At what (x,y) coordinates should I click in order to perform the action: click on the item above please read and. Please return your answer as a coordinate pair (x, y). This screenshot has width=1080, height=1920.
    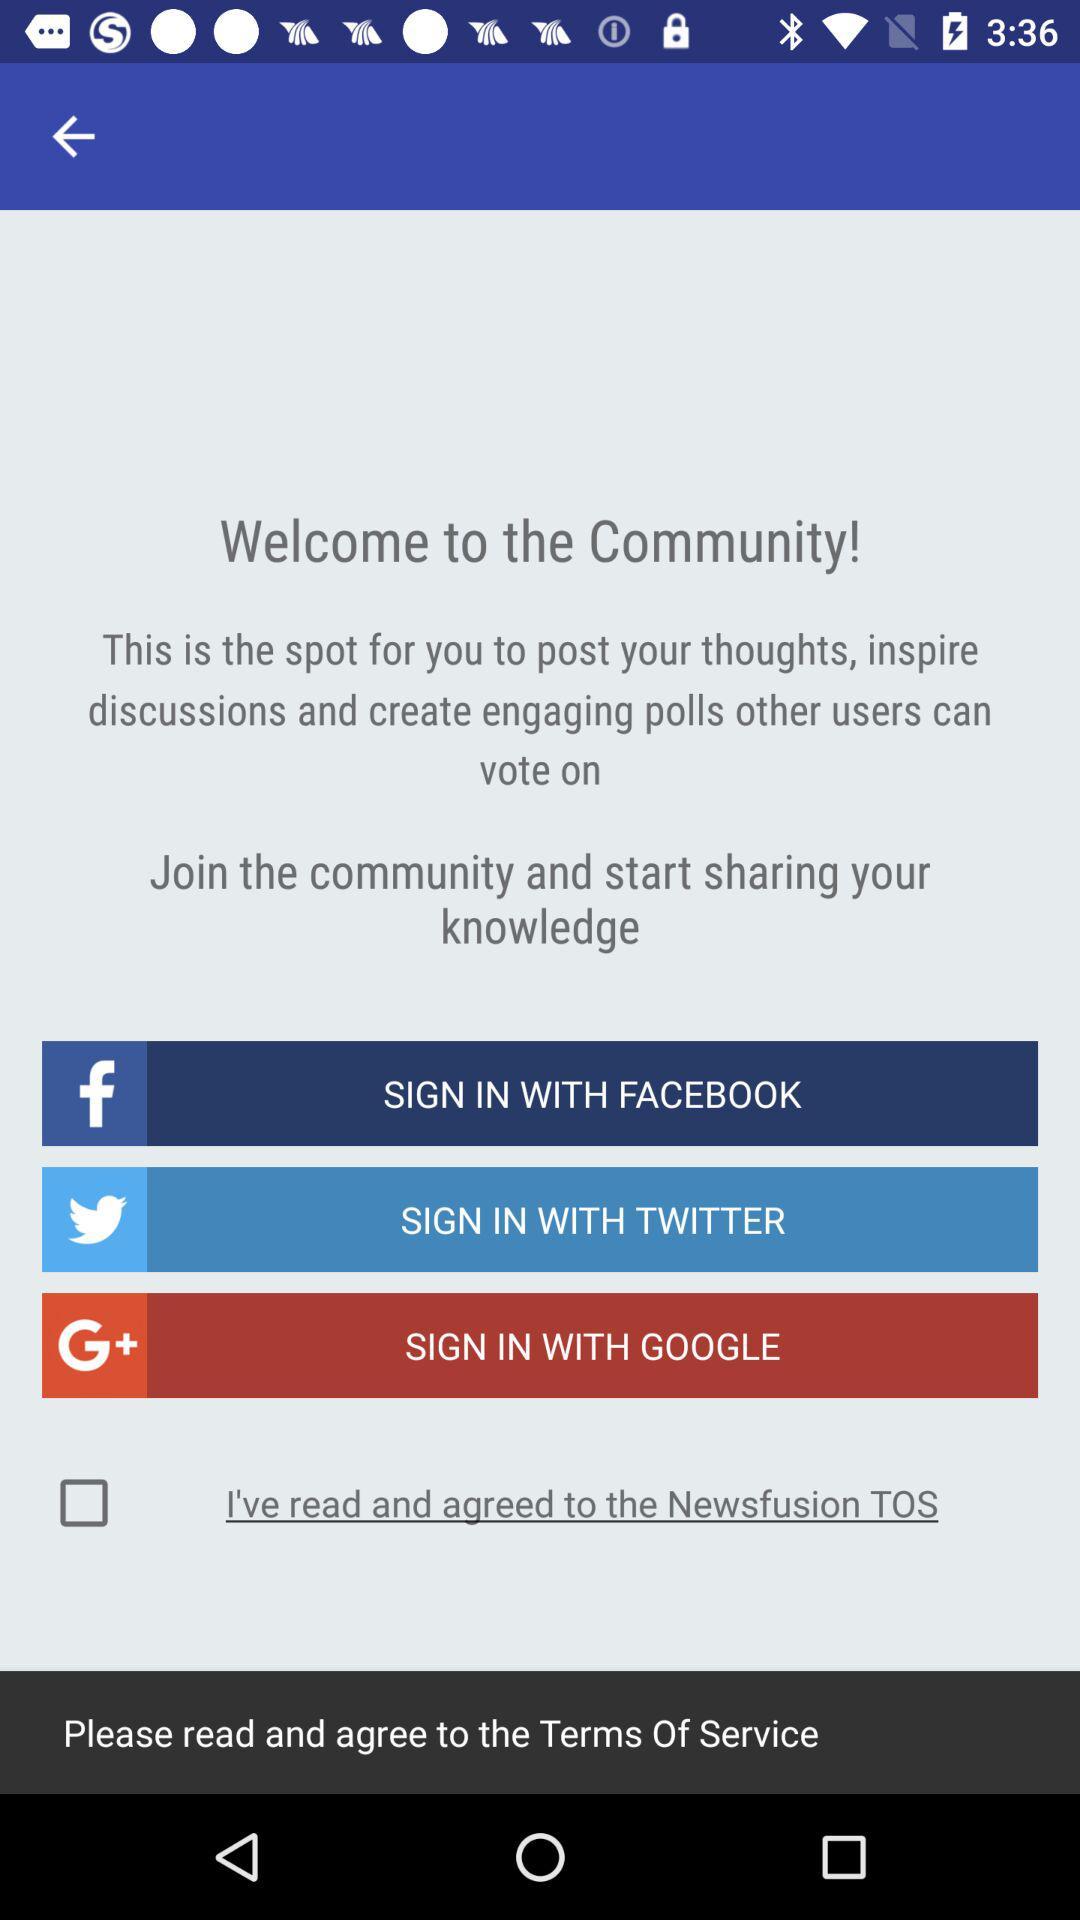
    Looking at the image, I should click on (83, 1502).